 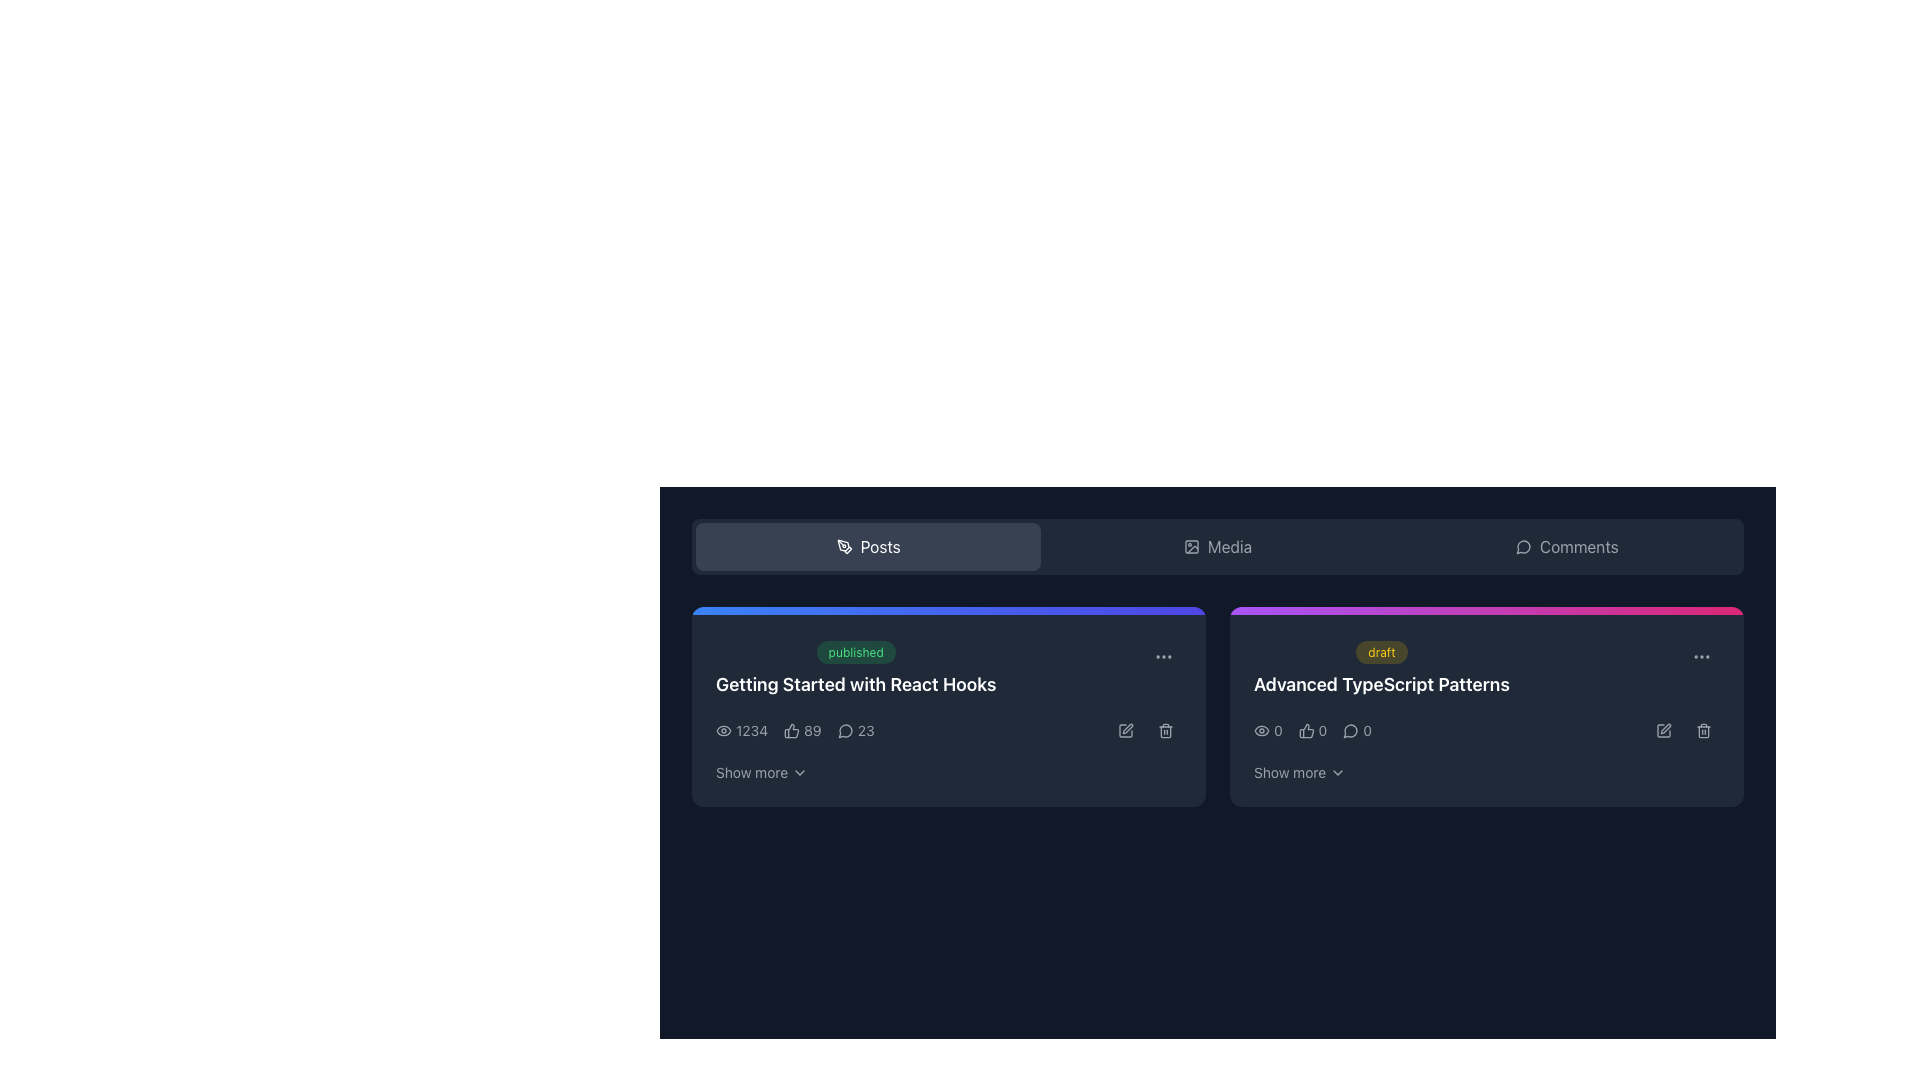 What do you see at coordinates (1163, 656) in the screenshot?
I see `the Ellipsis button located at the top-right corner of the 'Getting Started with React Hooks' card` at bounding box center [1163, 656].